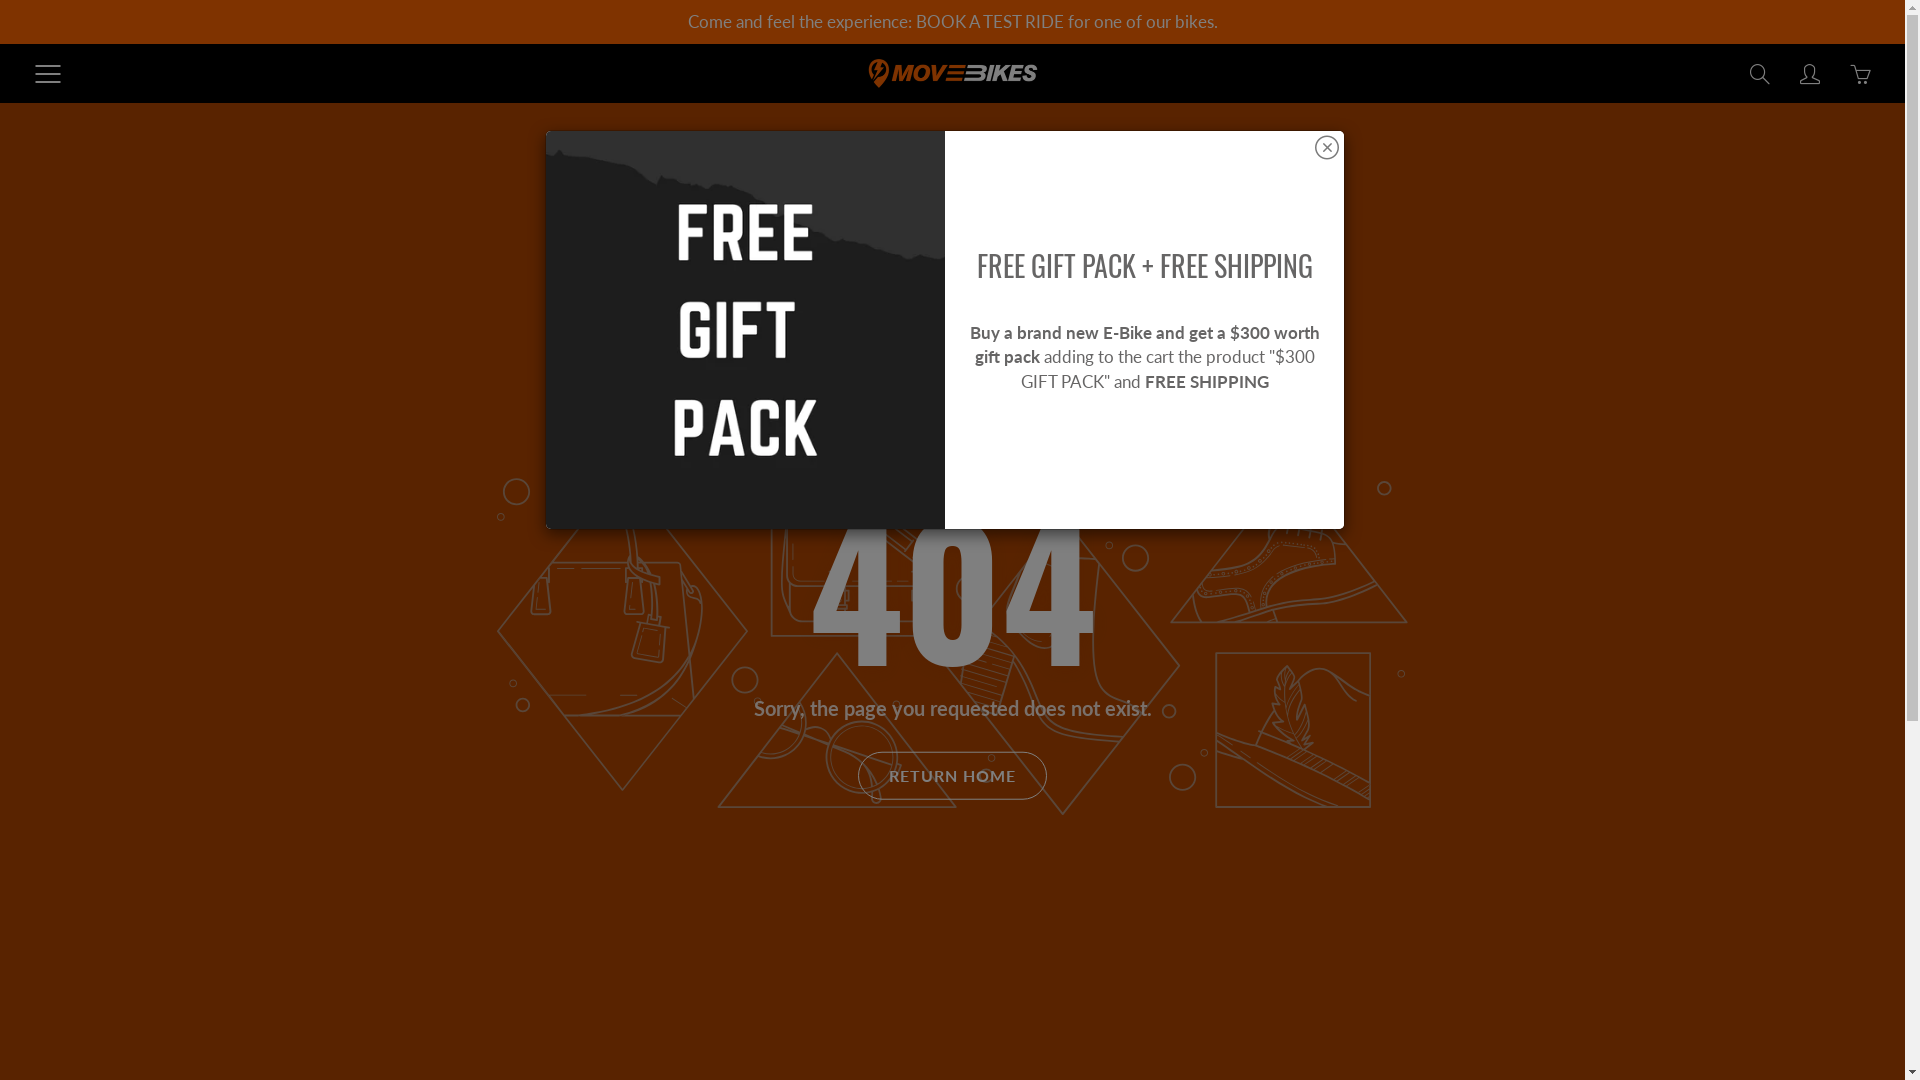 Image resolution: width=1920 pixels, height=1080 pixels. What do you see at coordinates (1843, 72) in the screenshot?
I see `'You have 0 items in your cart'` at bounding box center [1843, 72].